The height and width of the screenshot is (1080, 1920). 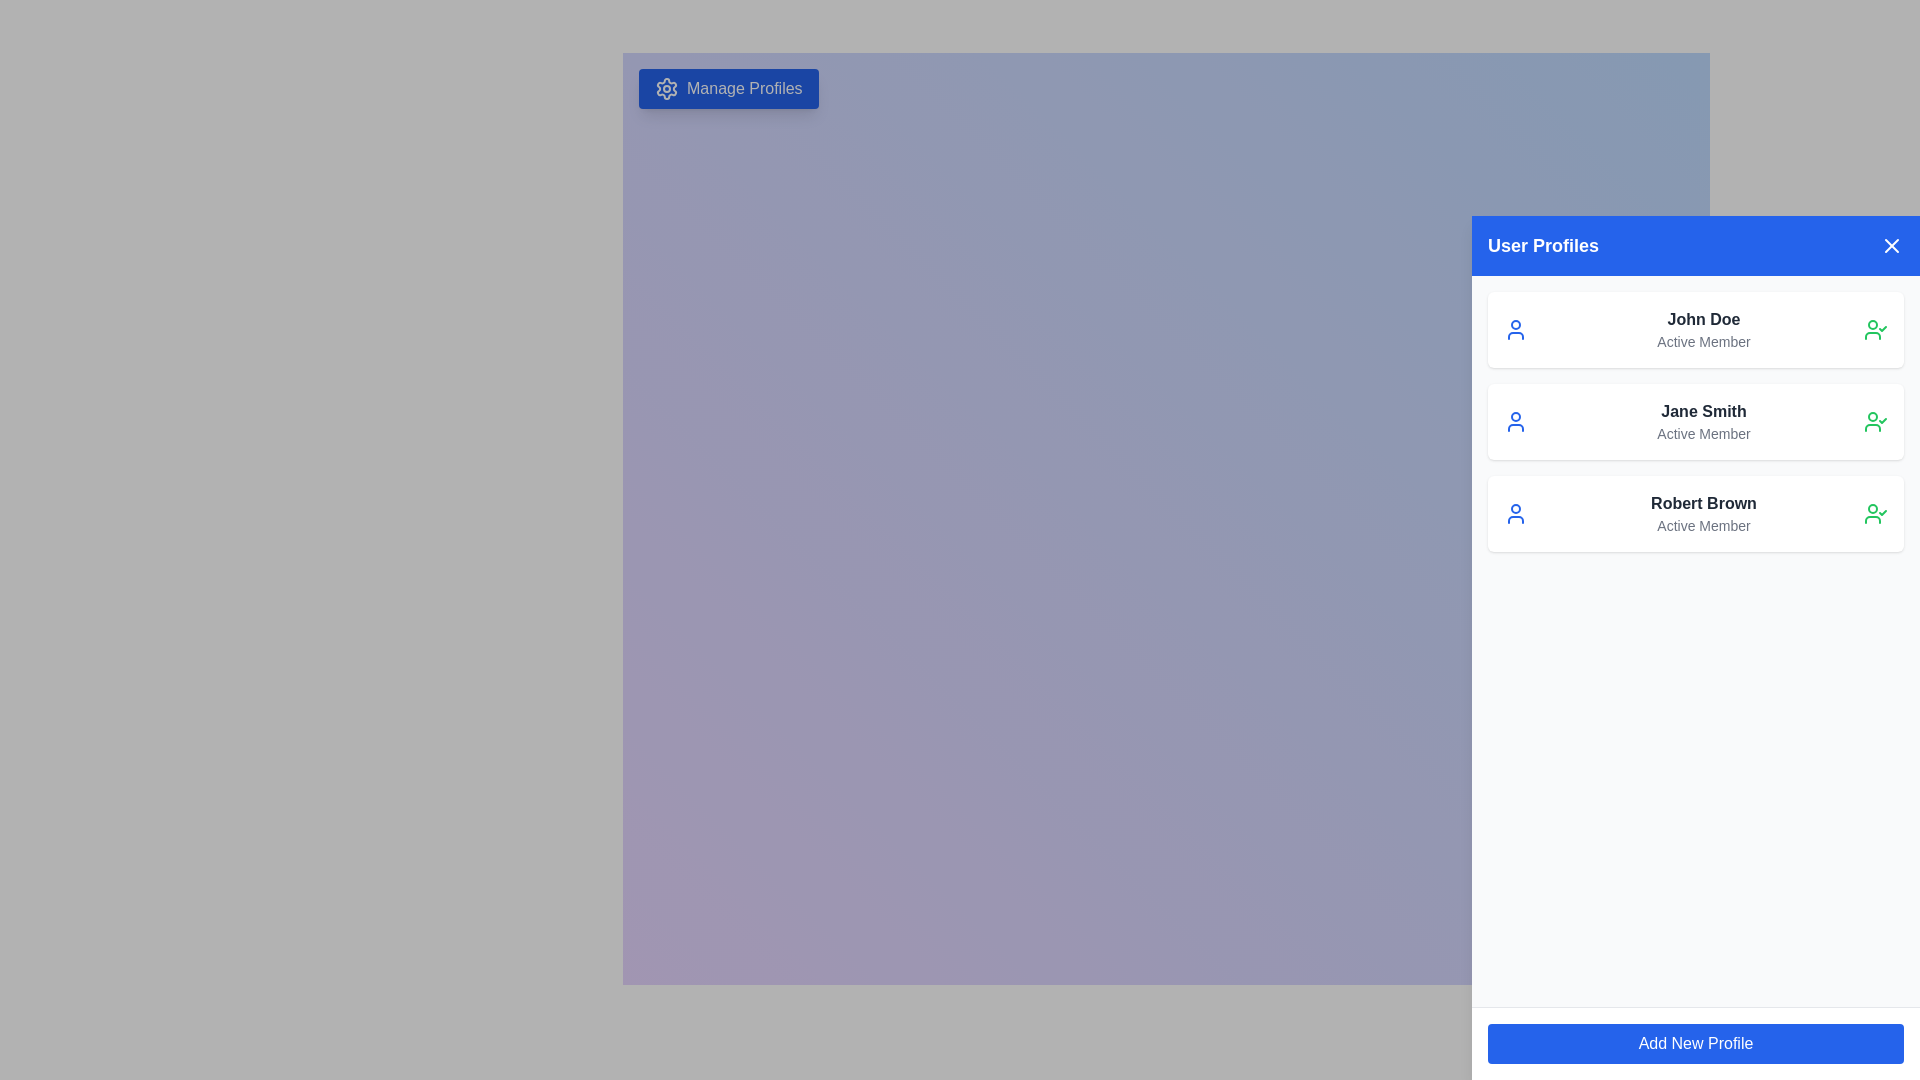 What do you see at coordinates (1703, 512) in the screenshot?
I see `the Text component displaying the user's name and membership status, which is the third entry in the user profiles list, located below 'Jane Smith' and above the 'Add New Profile' button` at bounding box center [1703, 512].